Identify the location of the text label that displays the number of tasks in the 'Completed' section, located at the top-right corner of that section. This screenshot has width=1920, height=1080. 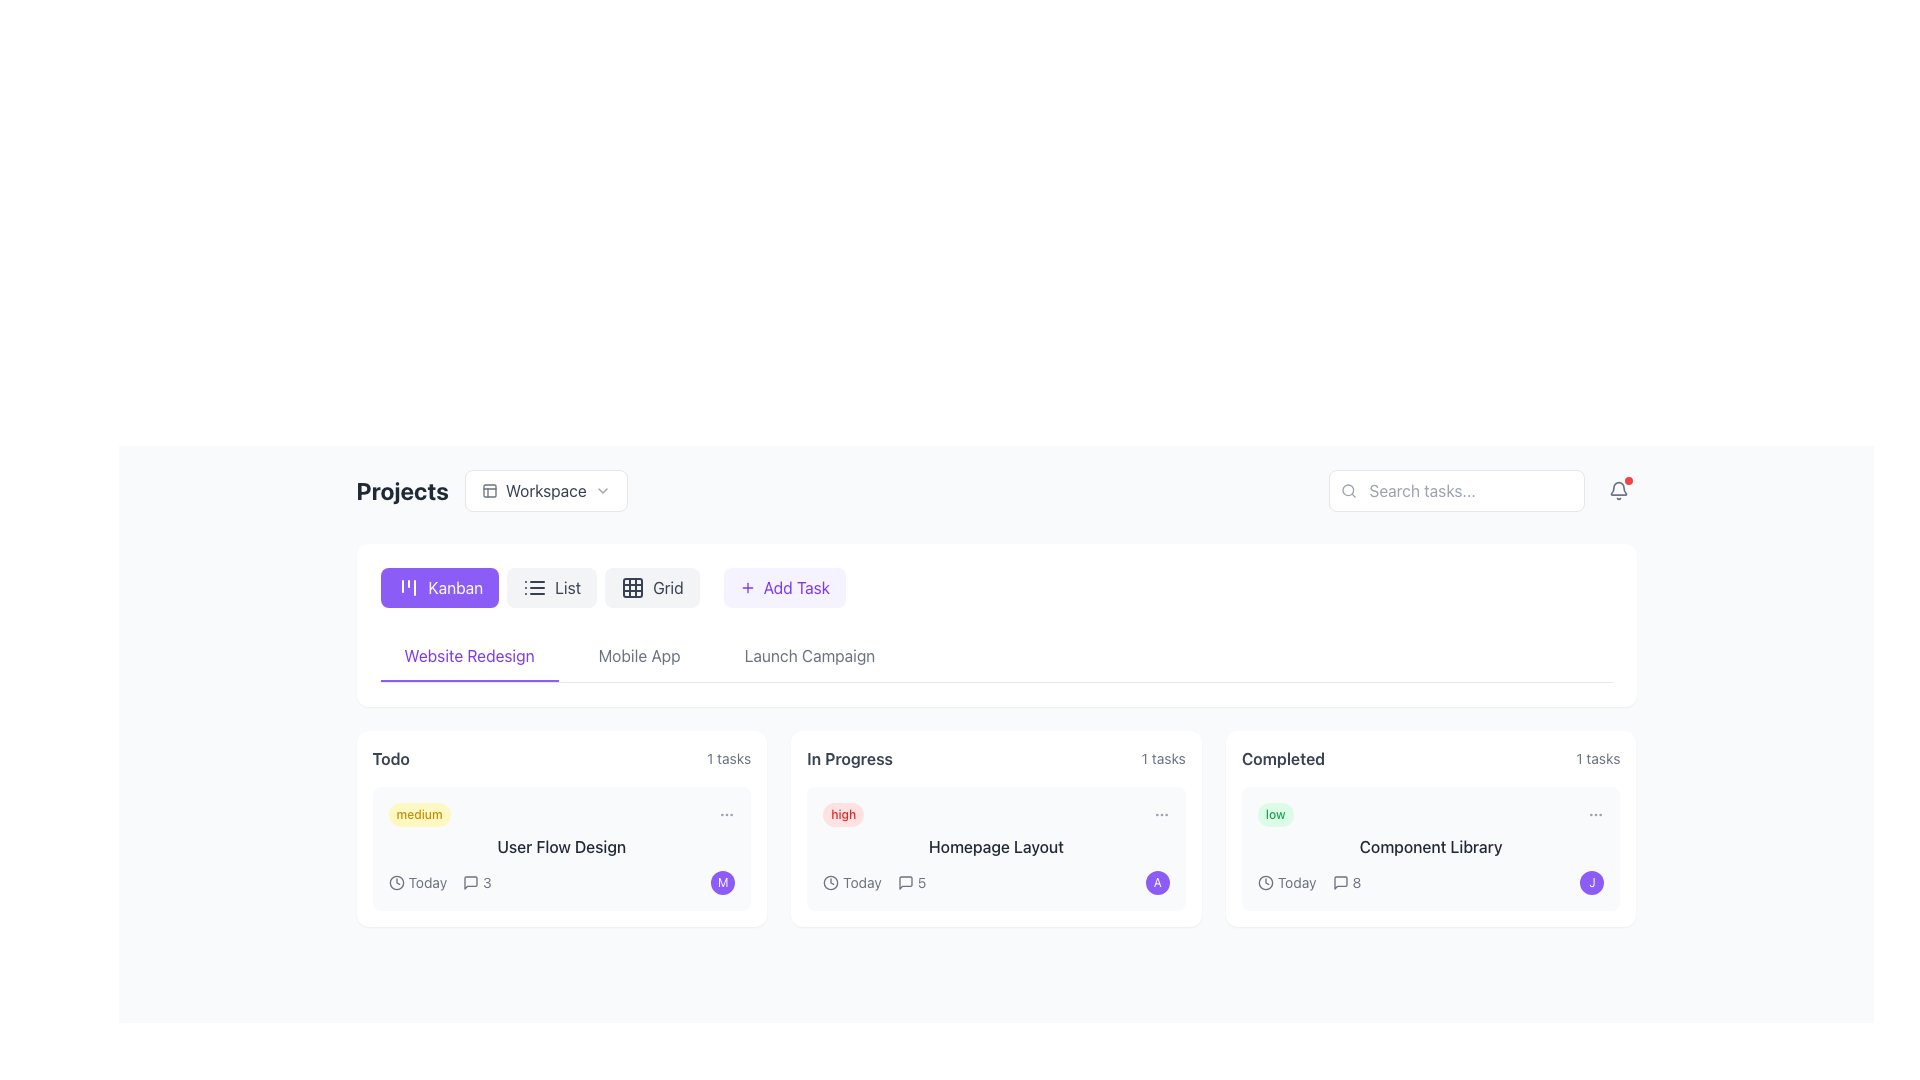
(1597, 759).